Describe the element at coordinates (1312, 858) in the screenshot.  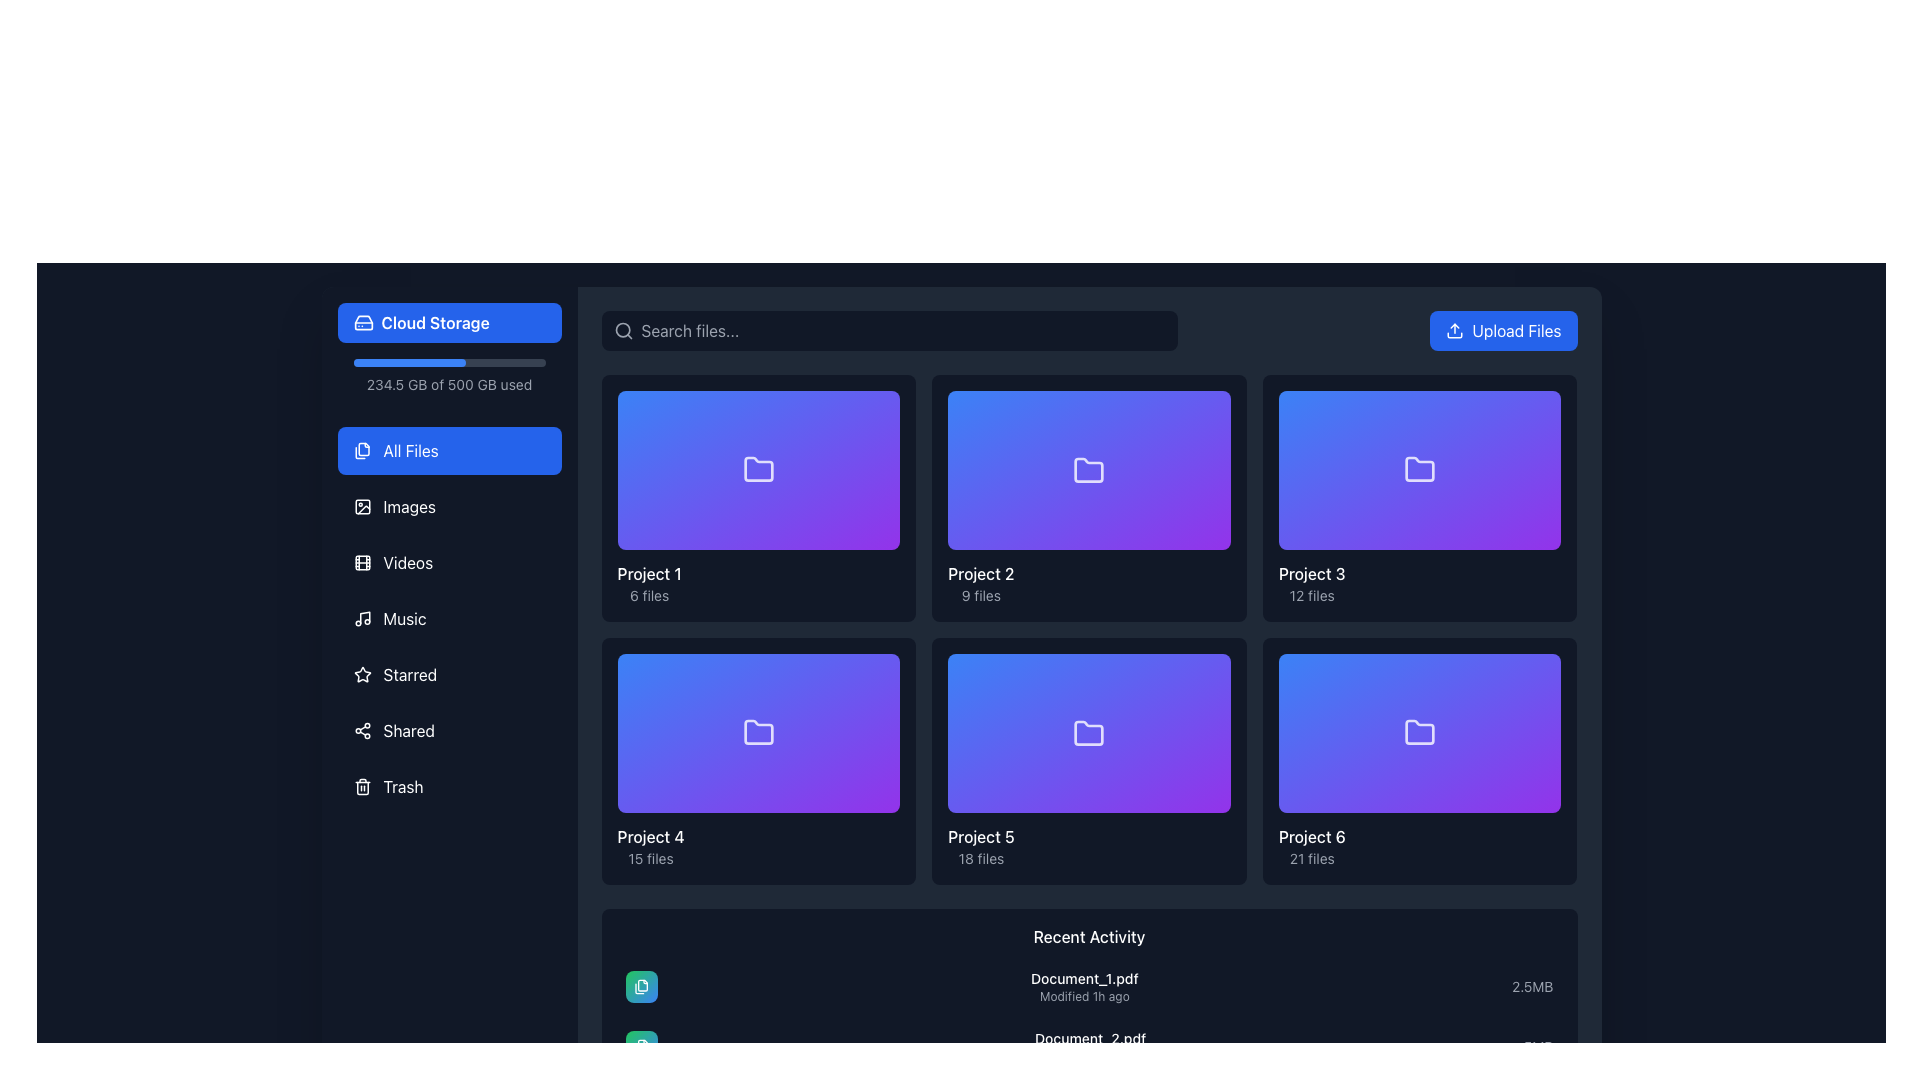
I see `the text label that displays '21 files' associated with 'Project 6', located in the last card of the second row among six visible cards` at that location.